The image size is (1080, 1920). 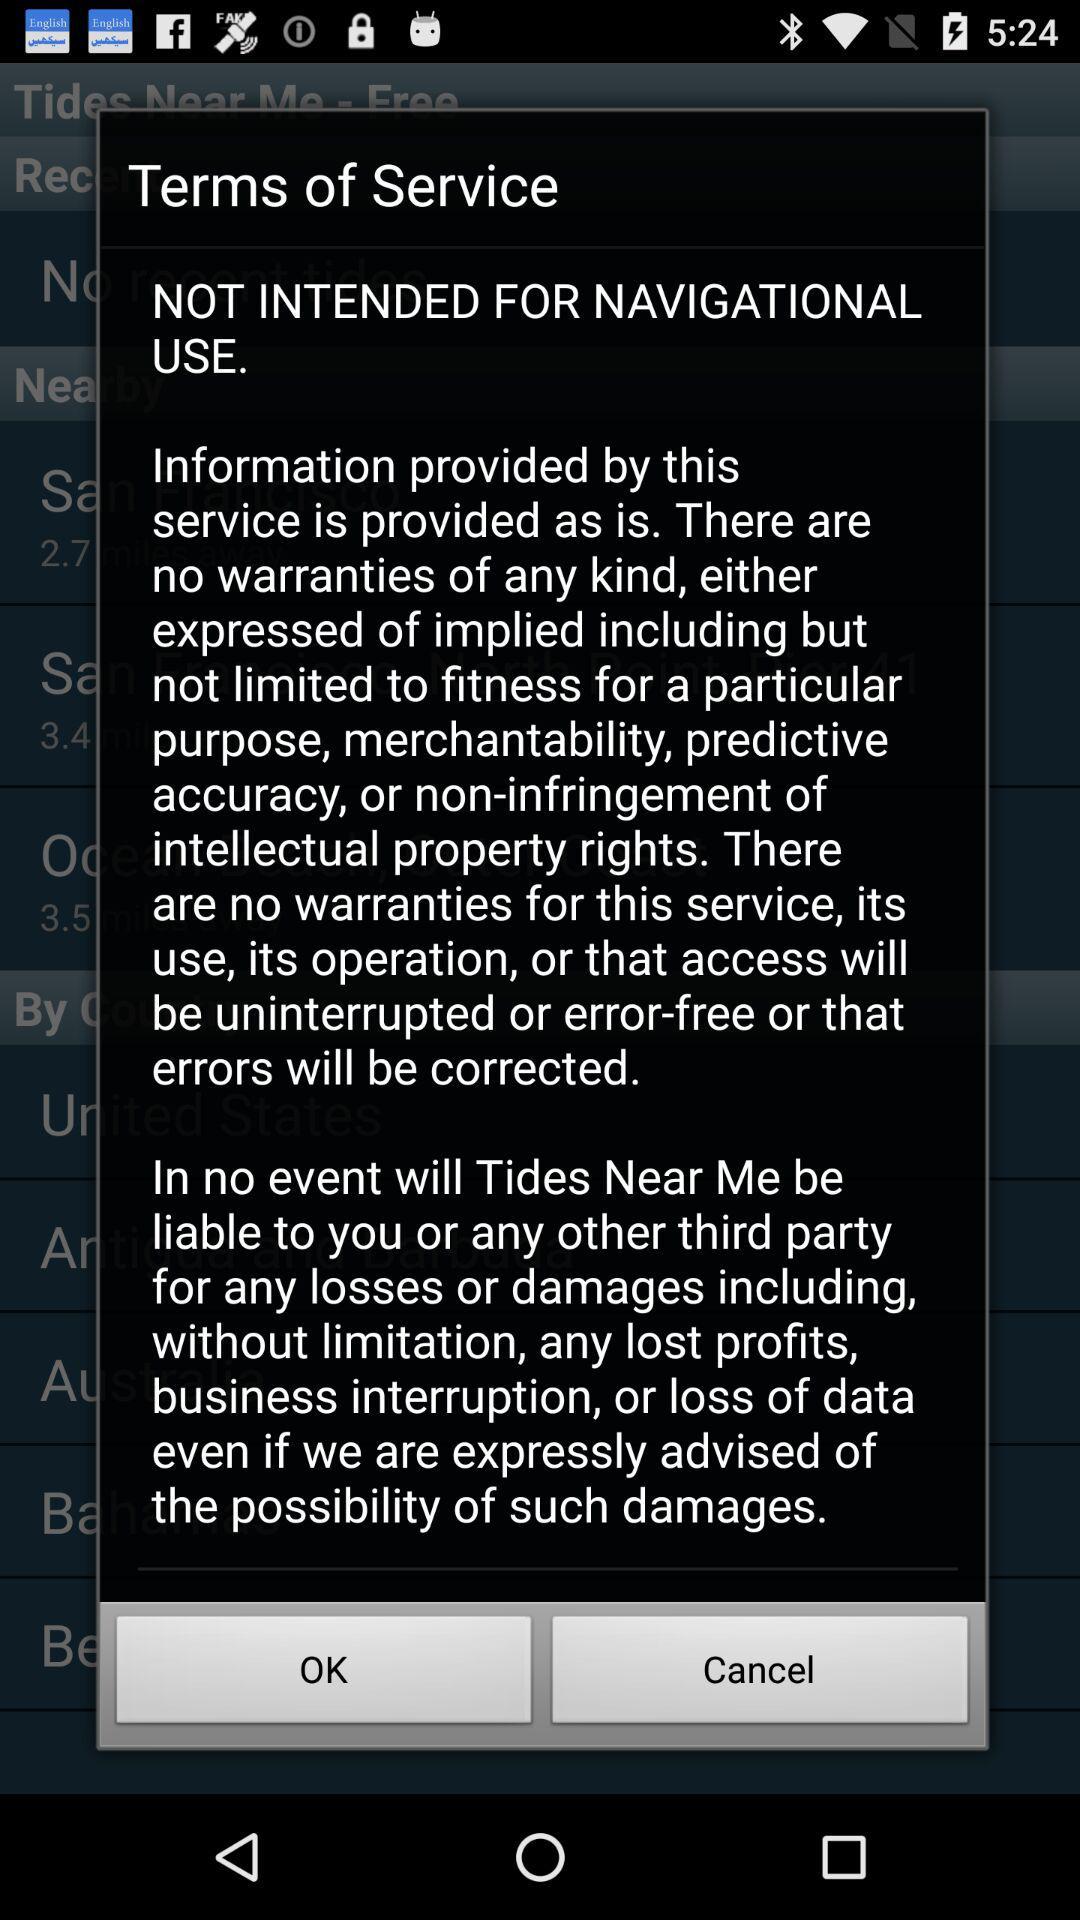 What do you see at coordinates (323, 1675) in the screenshot?
I see `the ok icon` at bounding box center [323, 1675].